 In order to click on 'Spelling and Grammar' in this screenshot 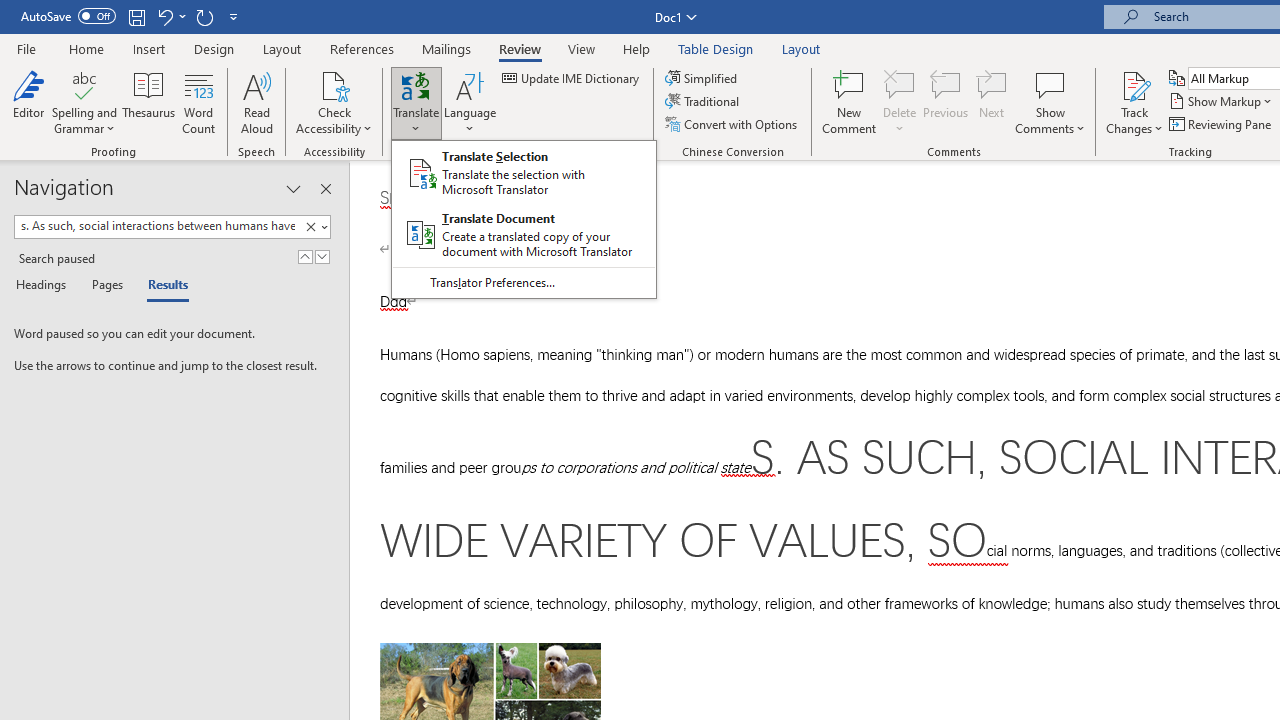, I will do `click(84, 84)`.